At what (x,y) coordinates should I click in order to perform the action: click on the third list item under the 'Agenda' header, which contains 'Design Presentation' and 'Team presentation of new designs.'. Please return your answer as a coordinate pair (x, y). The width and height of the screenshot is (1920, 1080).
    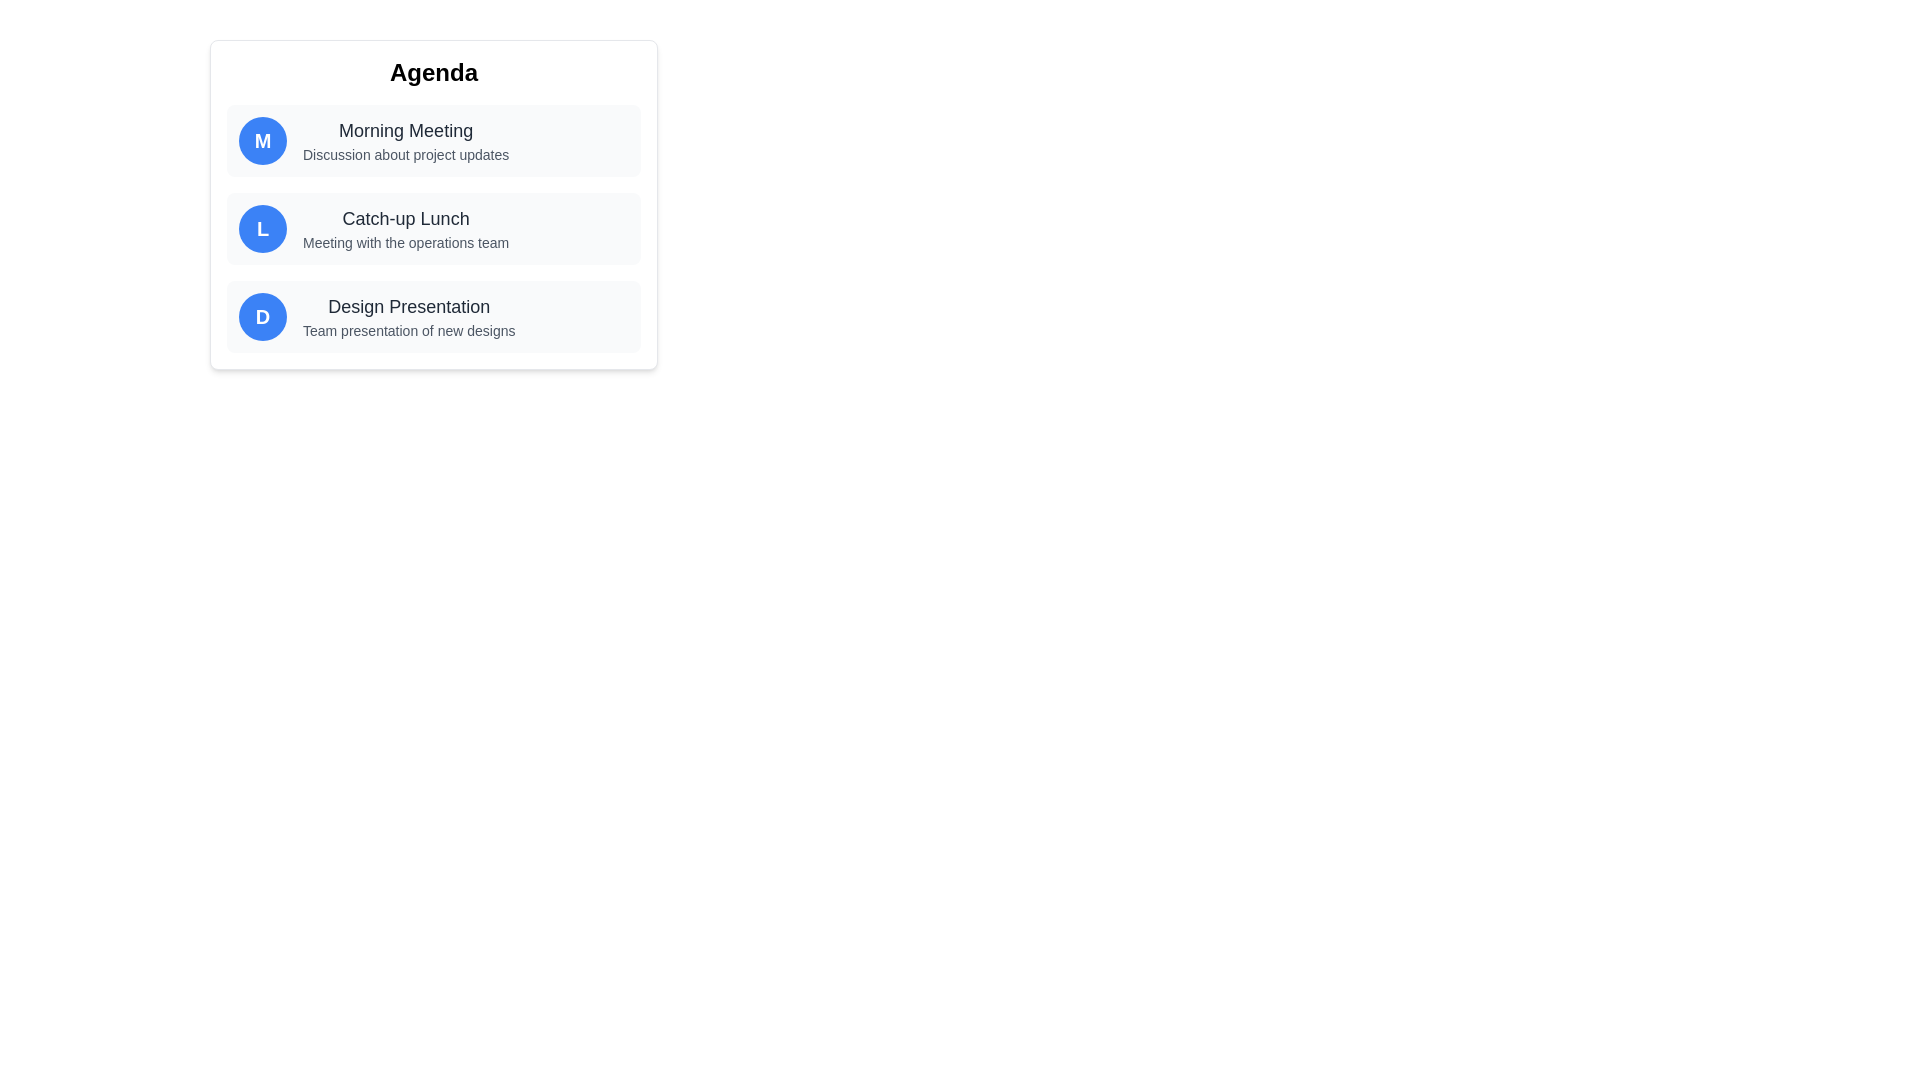
    Looking at the image, I should click on (432, 315).